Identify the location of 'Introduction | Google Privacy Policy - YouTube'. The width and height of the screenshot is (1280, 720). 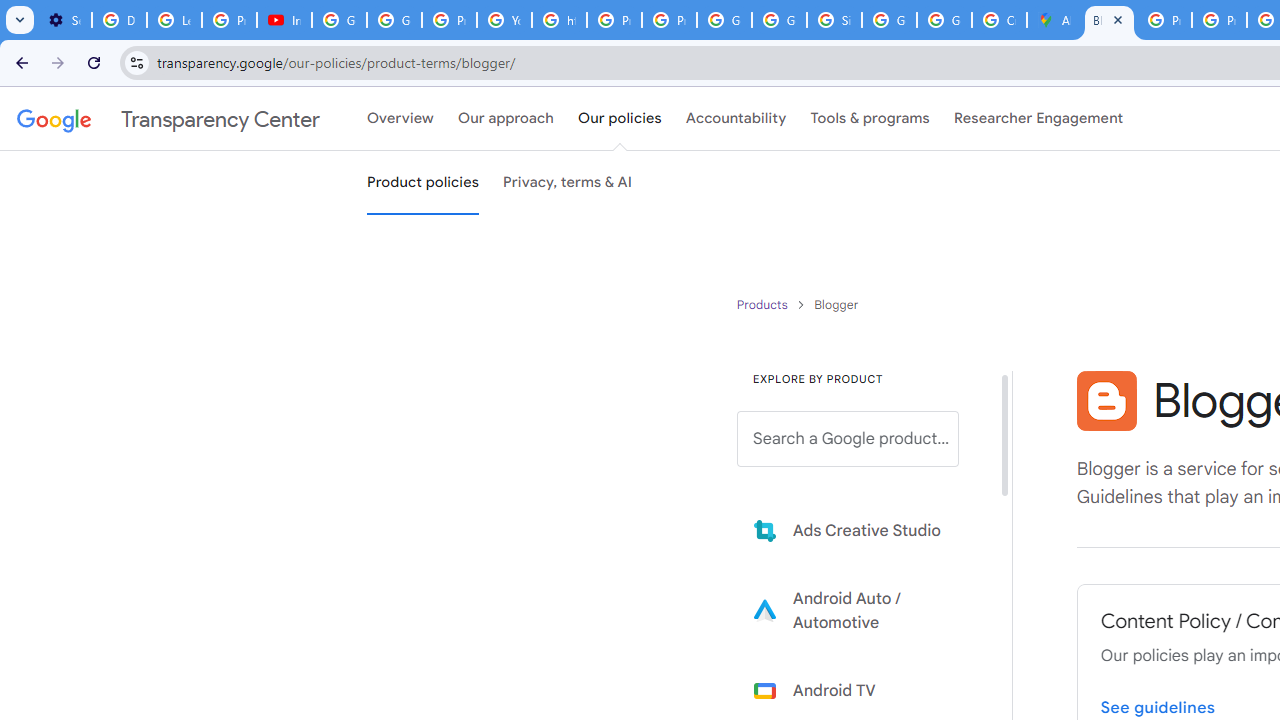
(283, 20).